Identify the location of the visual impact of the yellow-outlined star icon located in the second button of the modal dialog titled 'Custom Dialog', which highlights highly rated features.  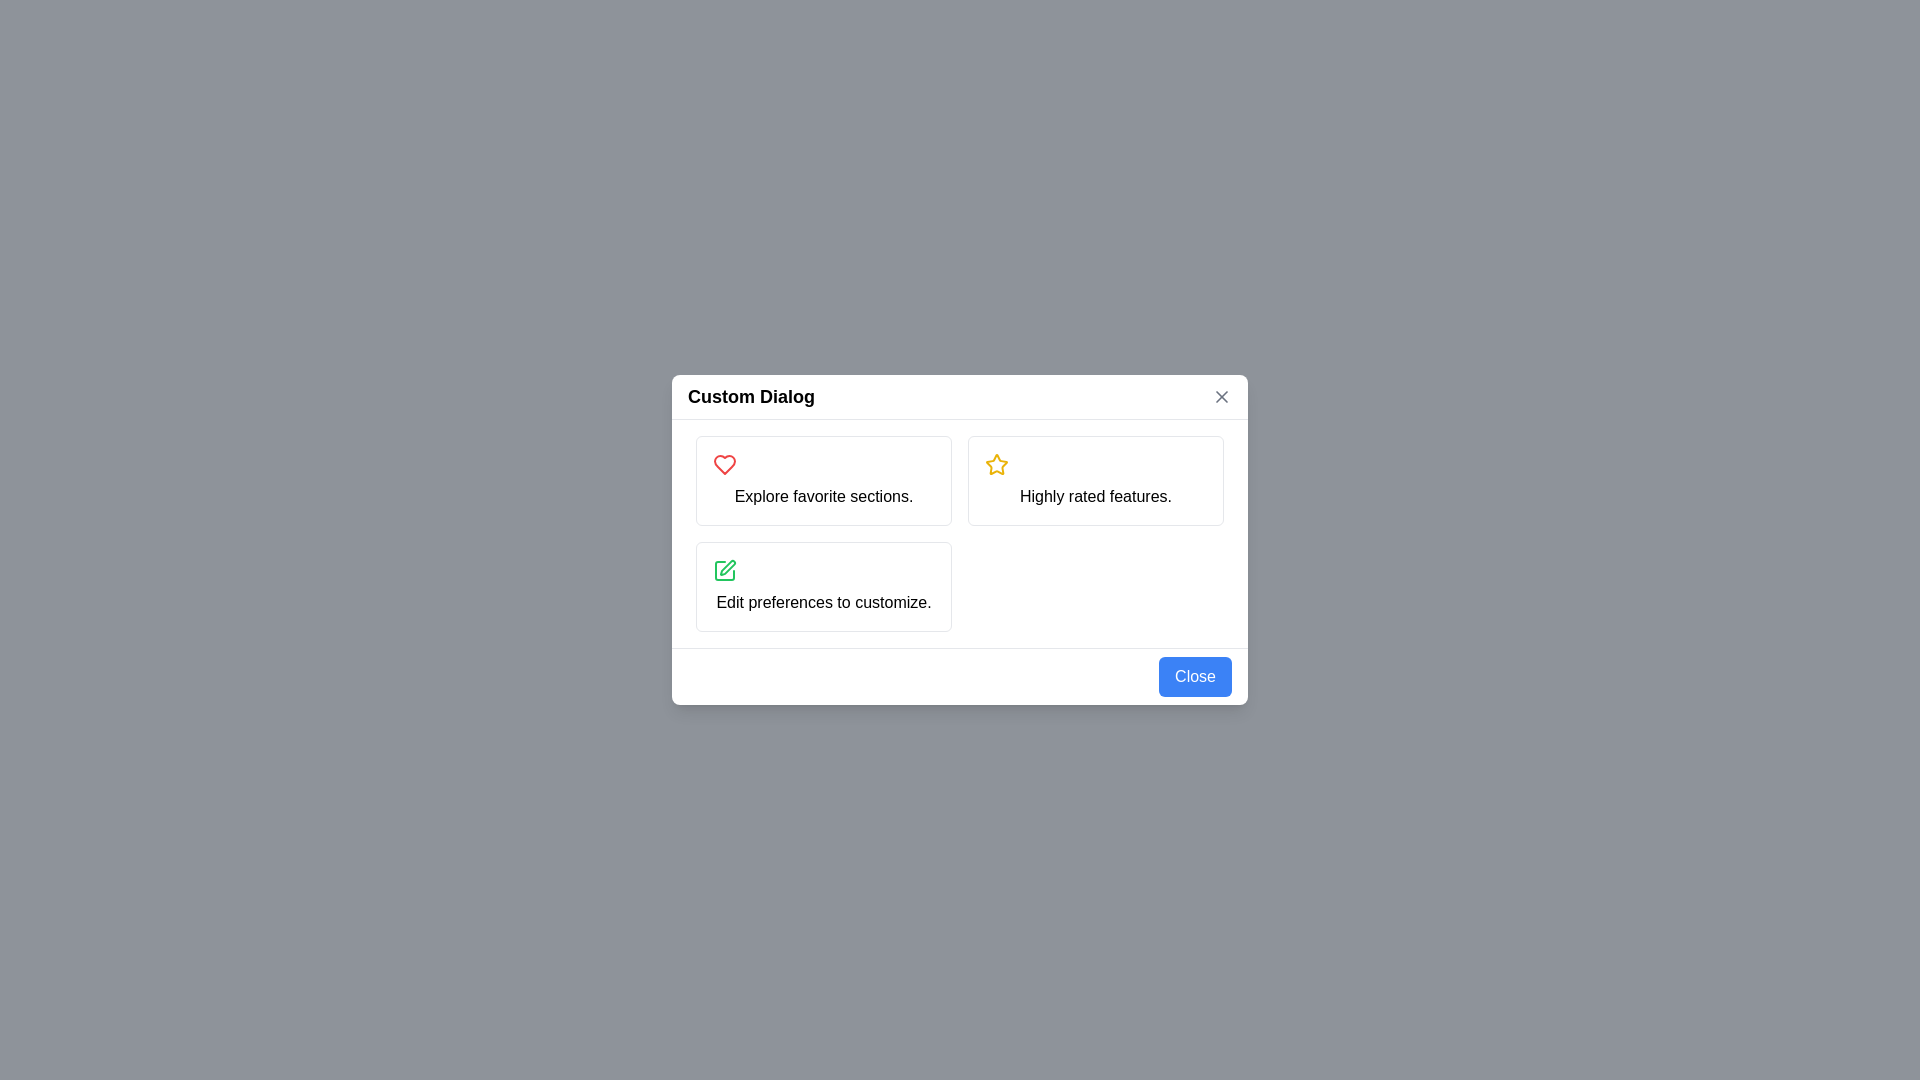
(997, 464).